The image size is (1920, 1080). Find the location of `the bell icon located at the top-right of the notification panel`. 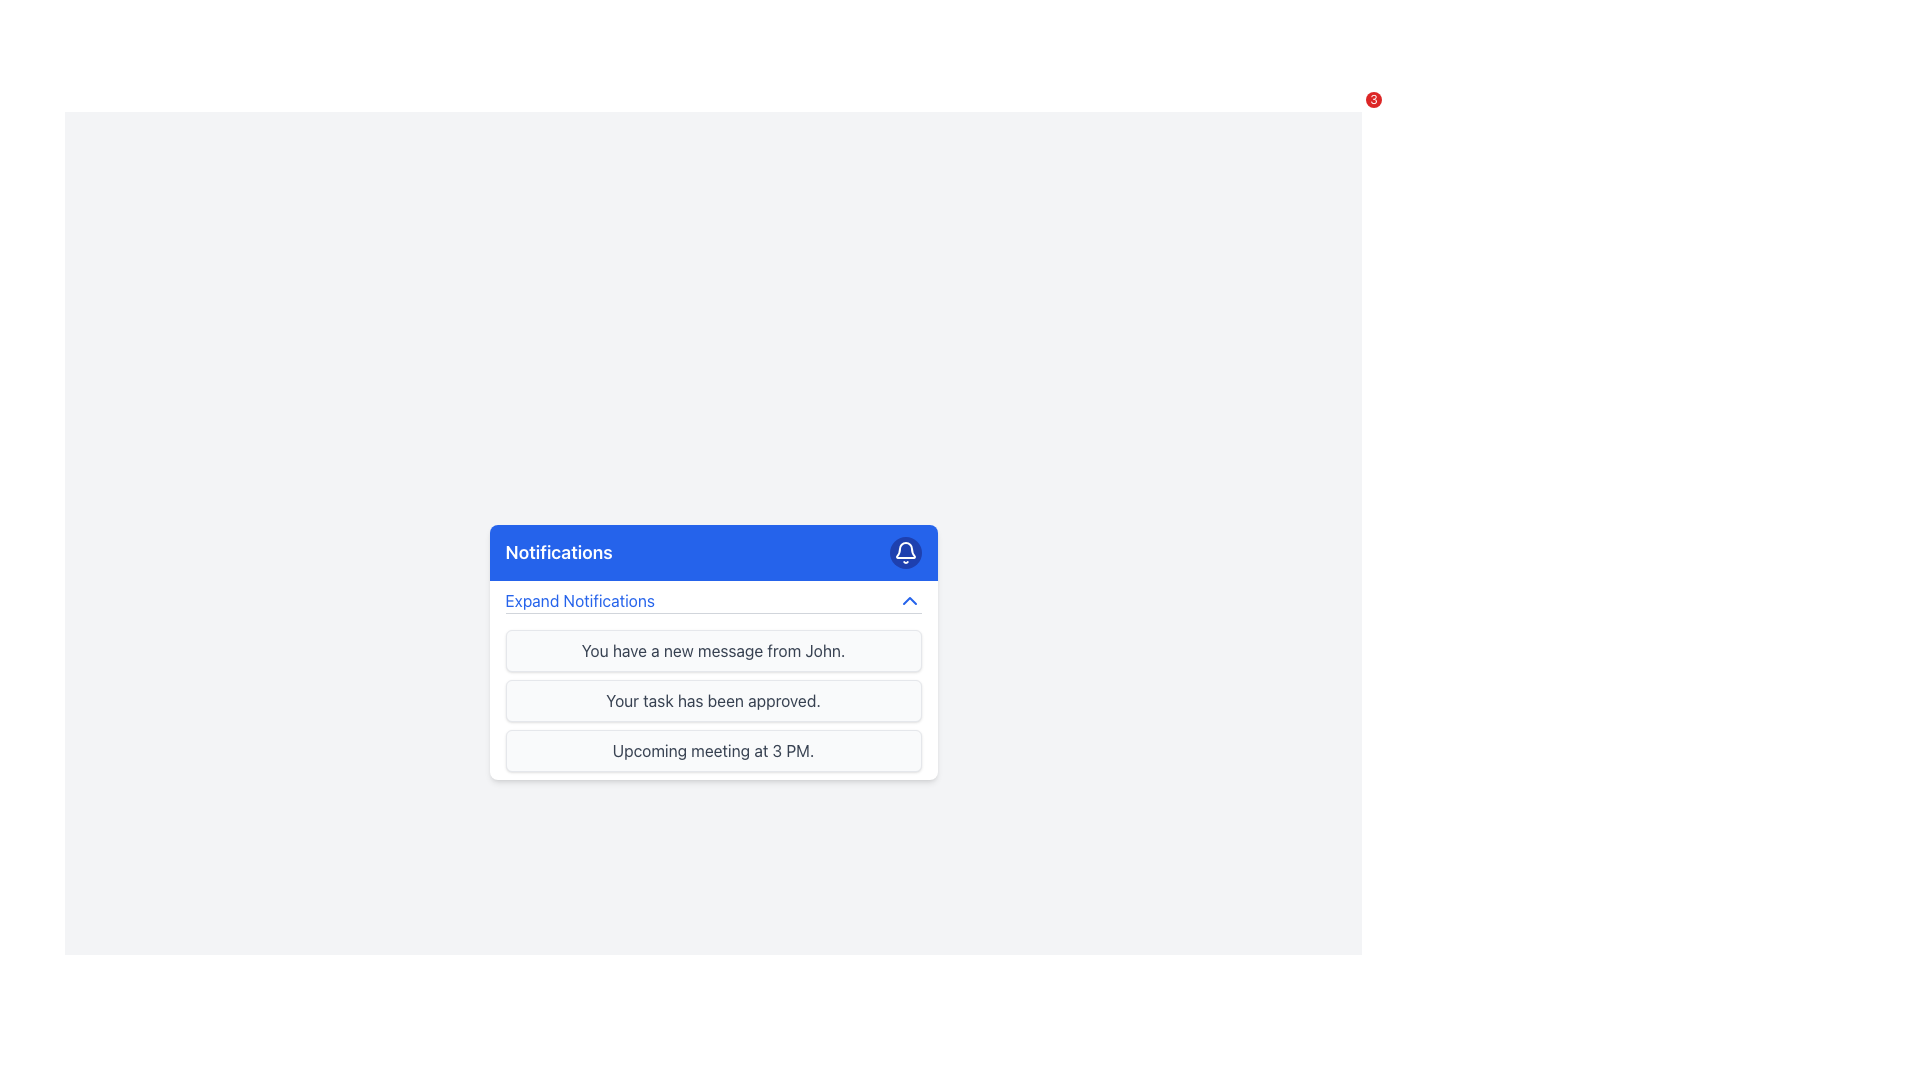

the bell icon located at the top-right of the notification panel is located at coordinates (904, 552).